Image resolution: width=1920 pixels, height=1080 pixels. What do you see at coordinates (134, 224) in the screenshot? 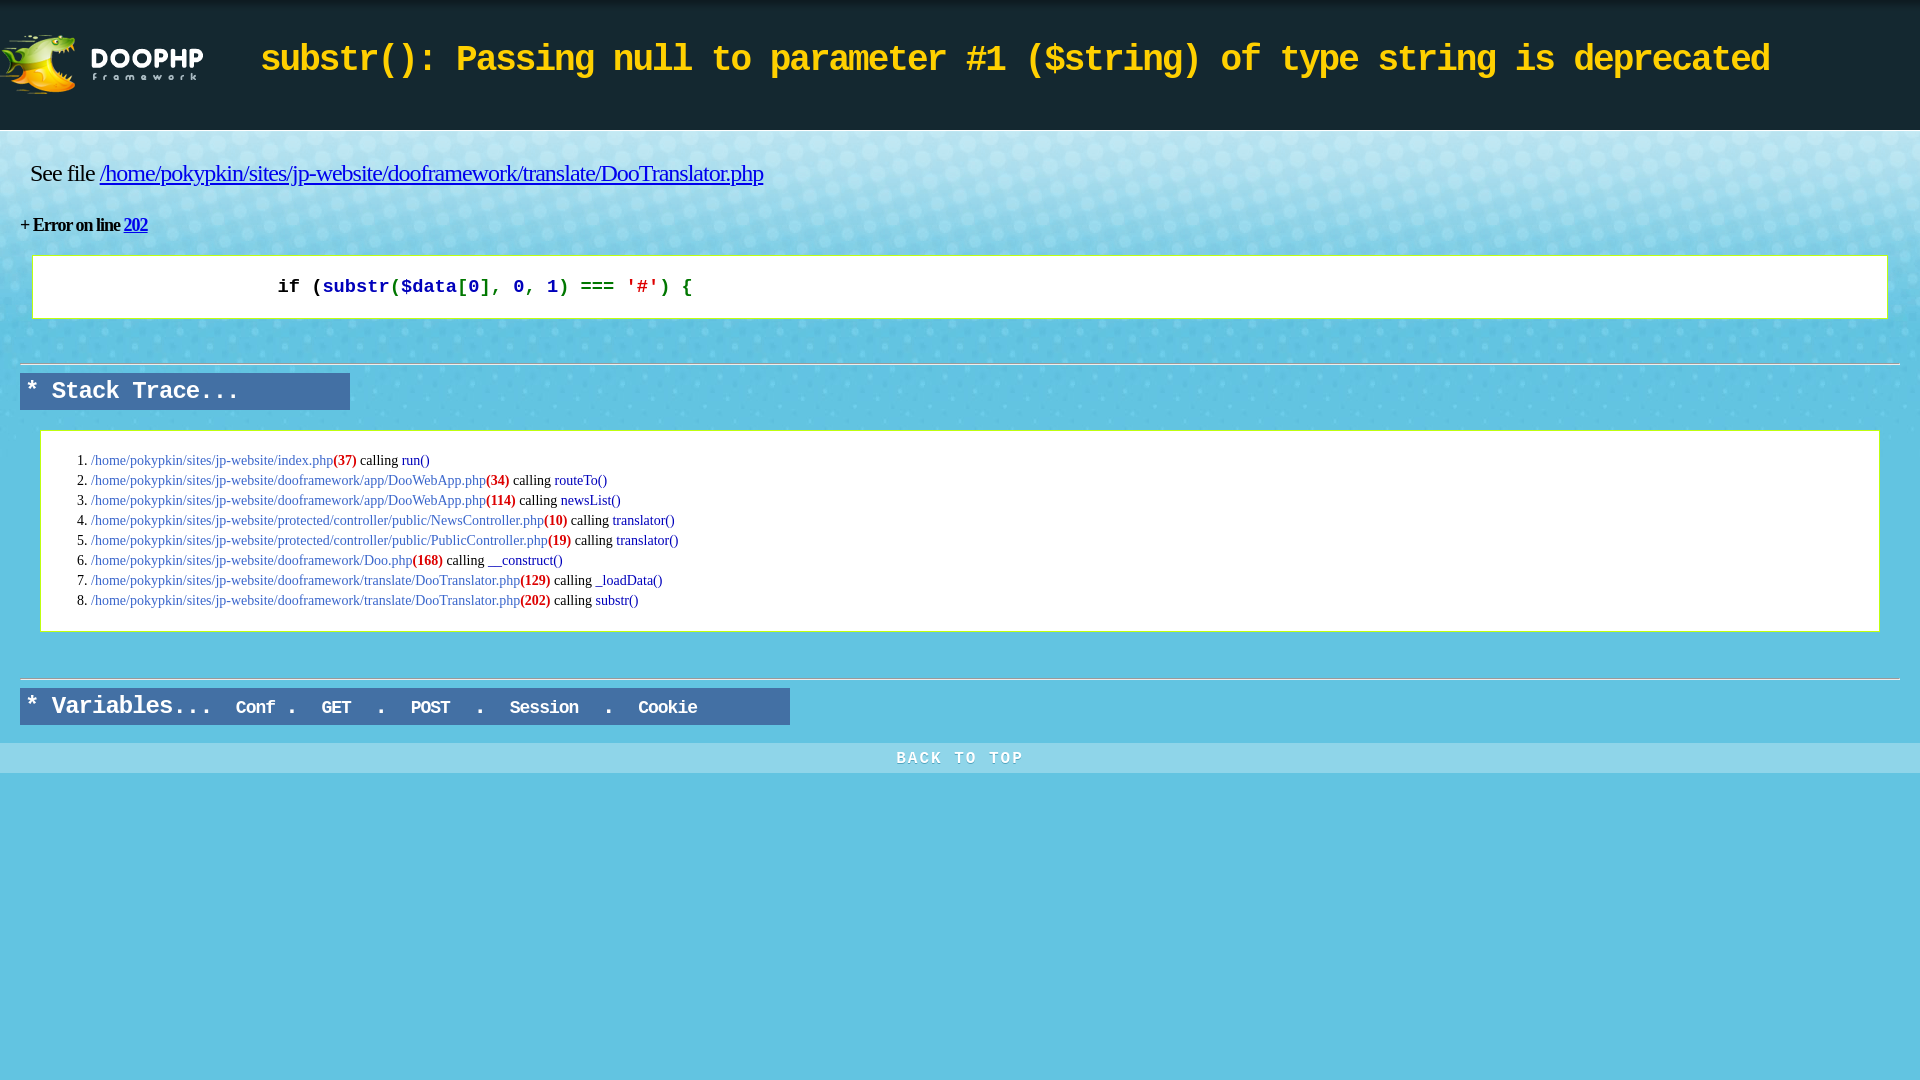
I see `'202'` at bounding box center [134, 224].